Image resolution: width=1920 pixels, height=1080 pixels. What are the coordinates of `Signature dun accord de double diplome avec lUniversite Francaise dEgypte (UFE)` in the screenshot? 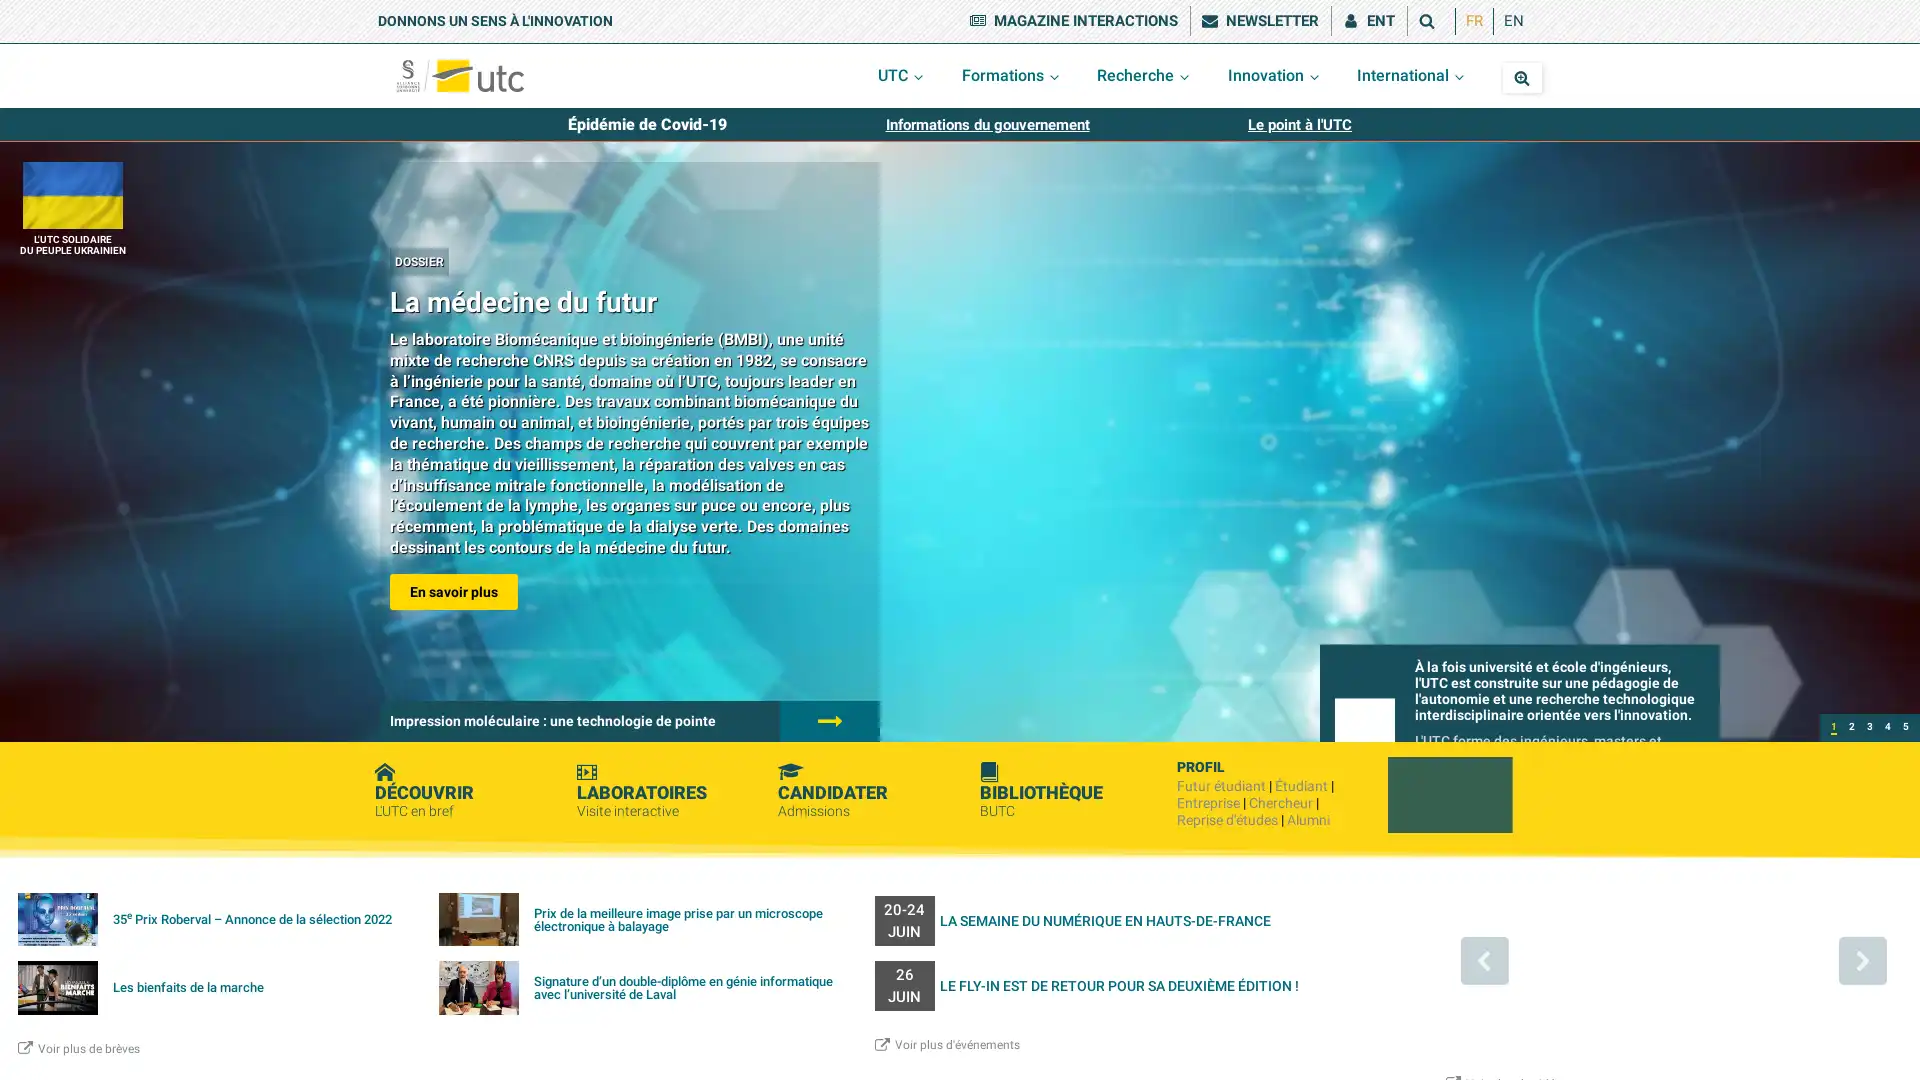 It's located at (1904, 728).